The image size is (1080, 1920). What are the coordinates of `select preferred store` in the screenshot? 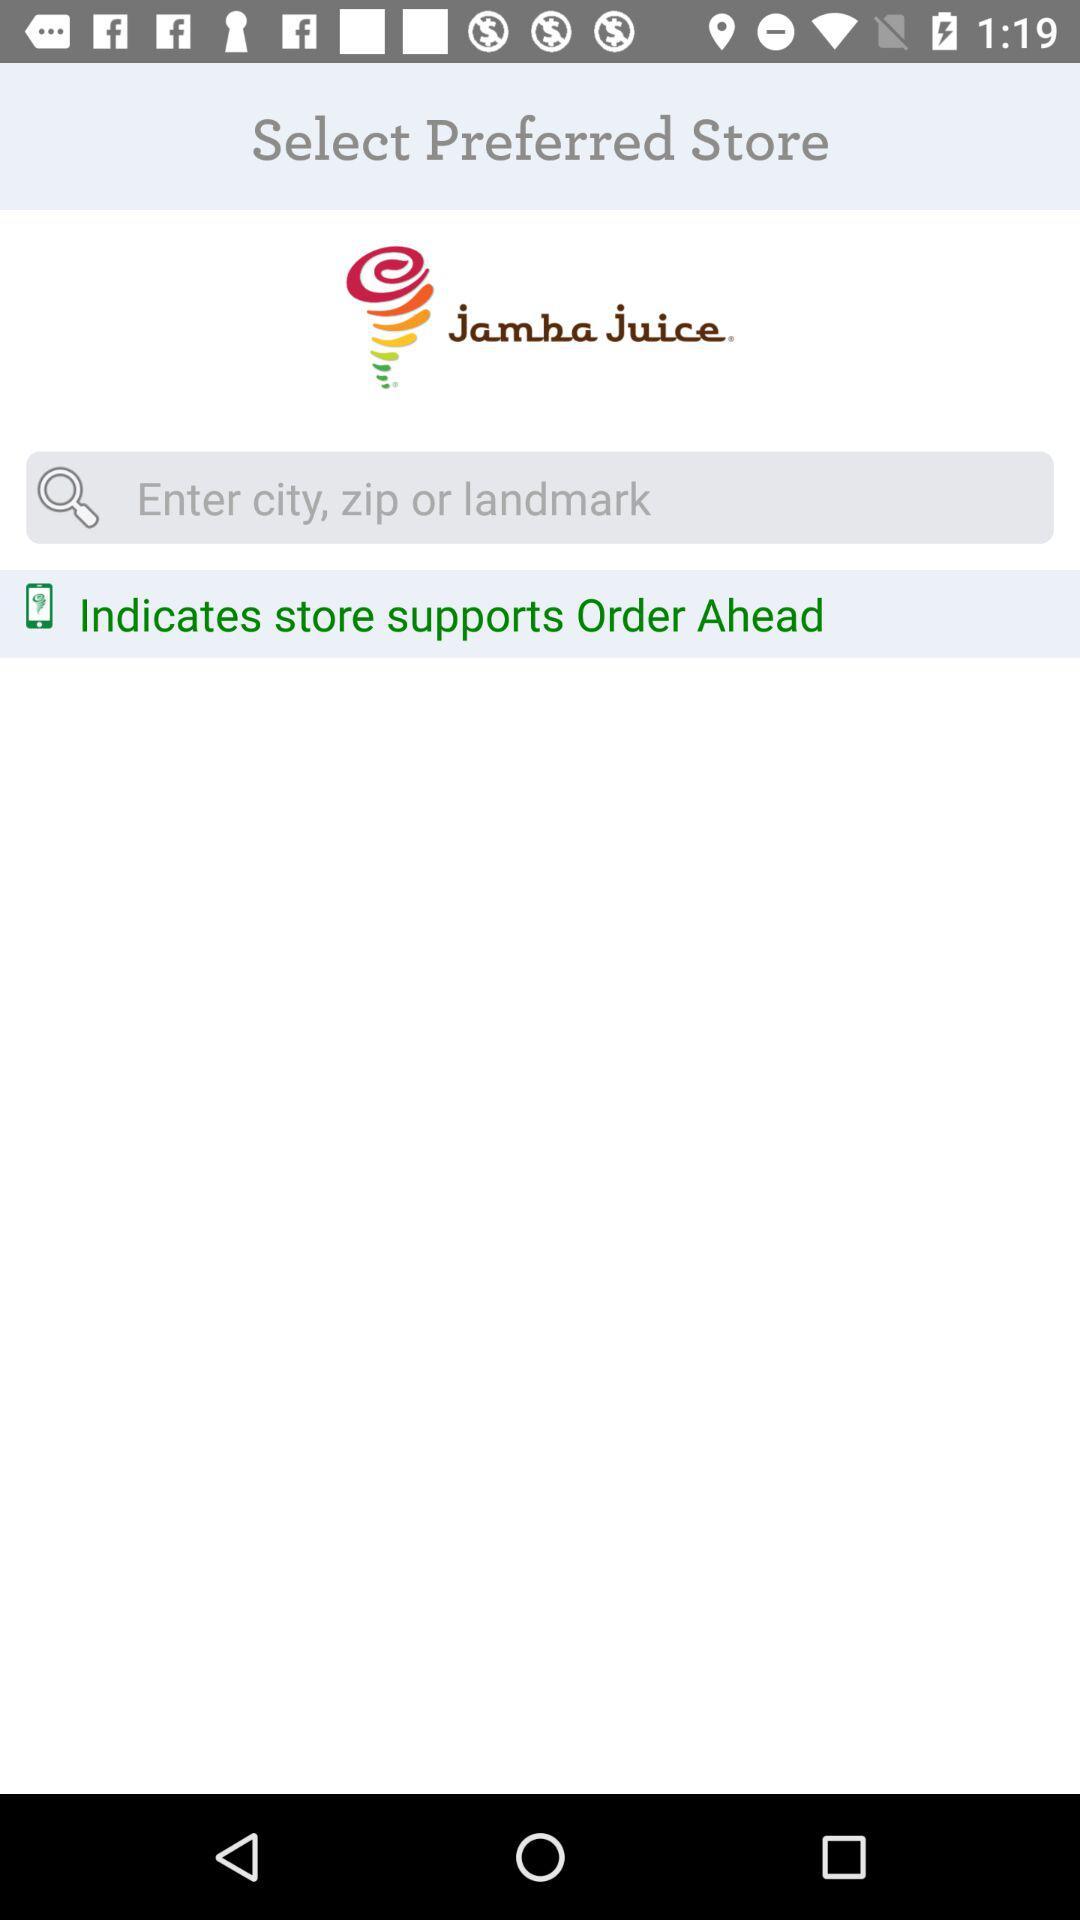 It's located at (538, 316).